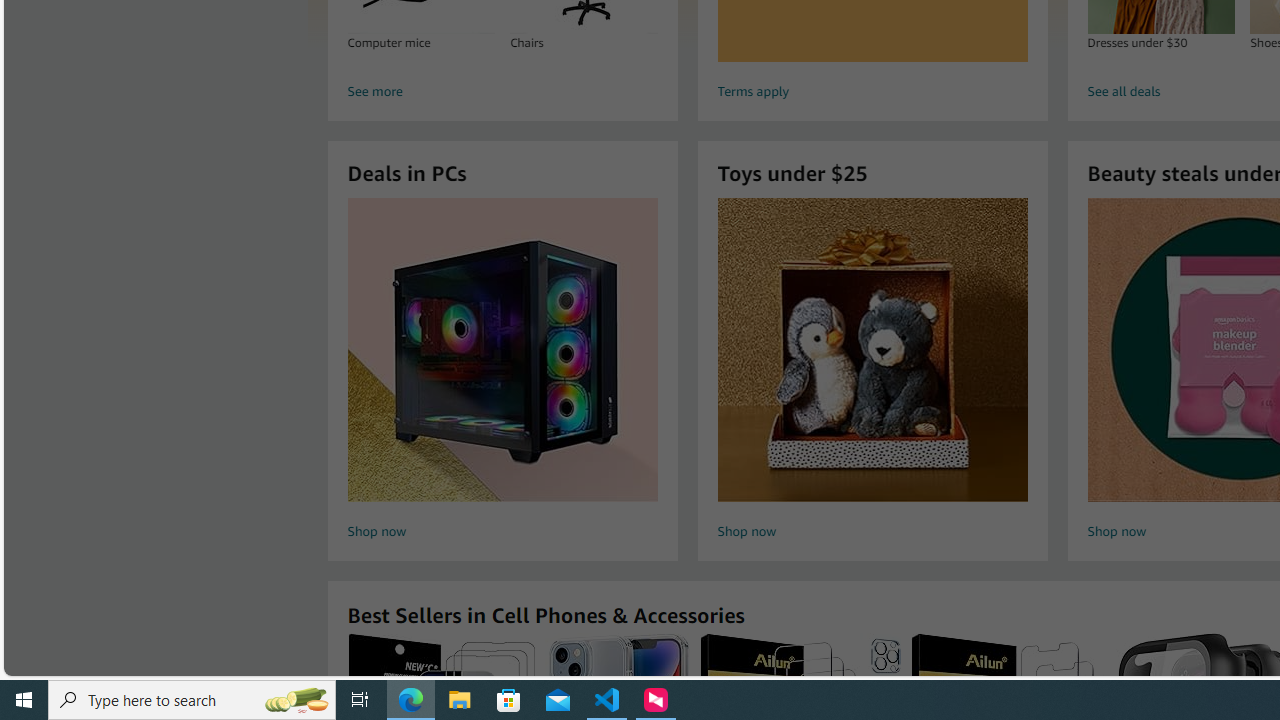  What do you see at coordinates (503, 348) in the screenshot?
I see `'Deals in PCs'` at bounding box center [503, 348].